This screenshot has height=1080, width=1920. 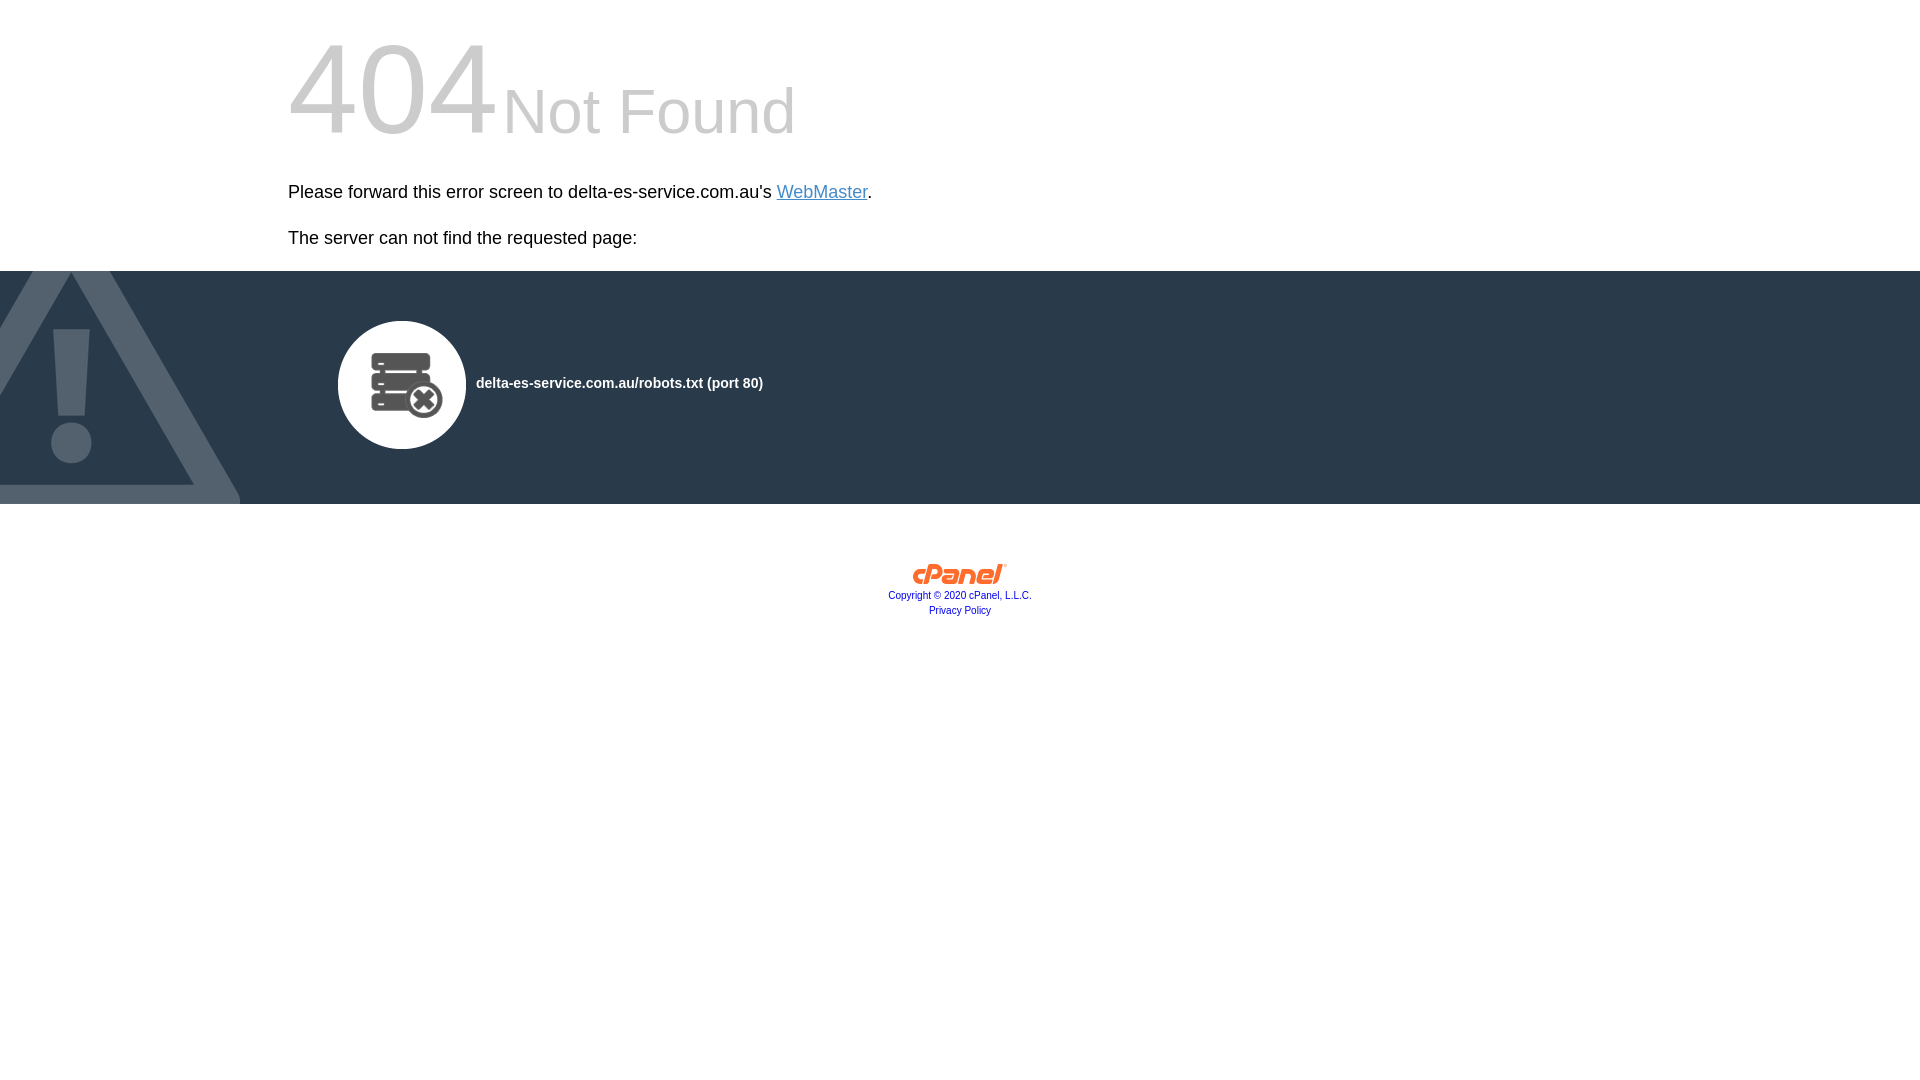 What do you see at coordinates (822, 192) in the screenshot?
I see `'WebMaster'` at bounding box center [822, 192].